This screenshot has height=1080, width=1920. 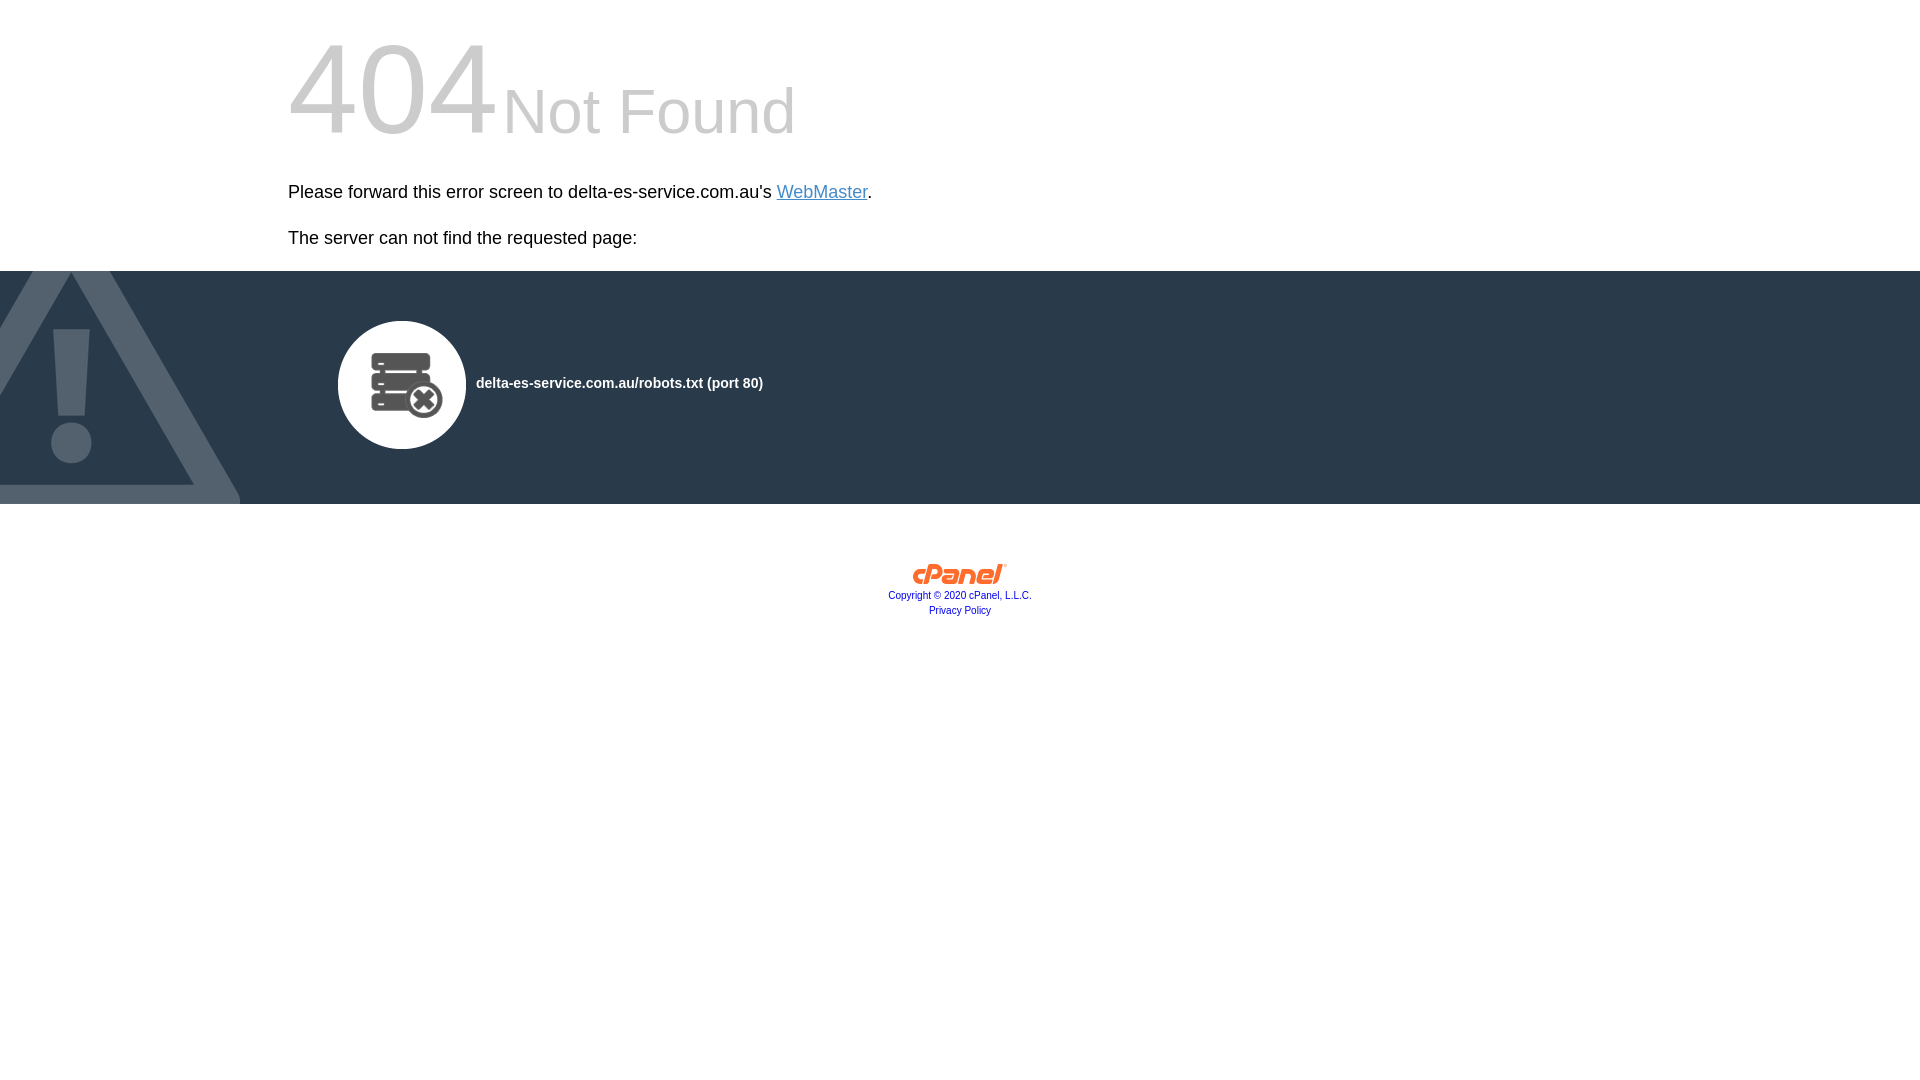 What do you see at coordinates (822, 192) in the screenshot?
I see `'WebMaster'` at bounding box center [822, 192].